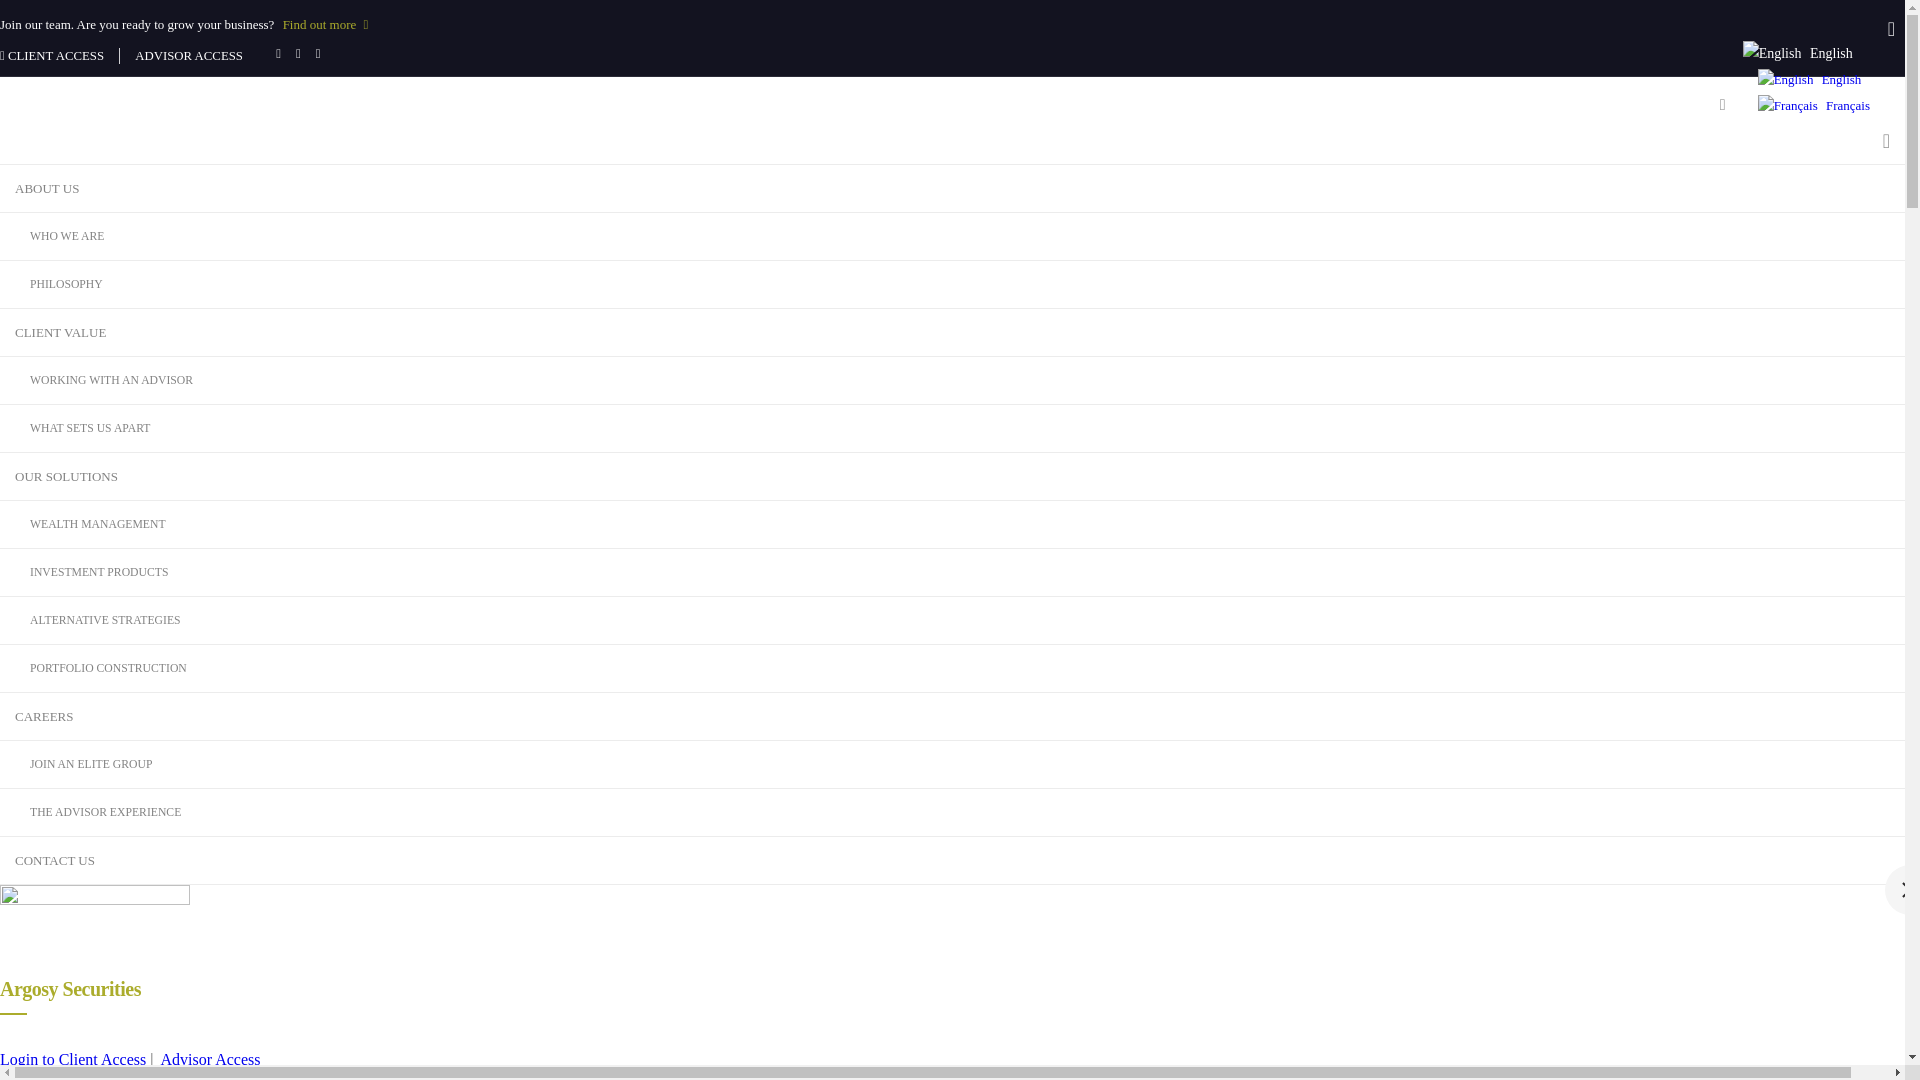  I want to click on 'Advisor Access', so click(211, 1058).